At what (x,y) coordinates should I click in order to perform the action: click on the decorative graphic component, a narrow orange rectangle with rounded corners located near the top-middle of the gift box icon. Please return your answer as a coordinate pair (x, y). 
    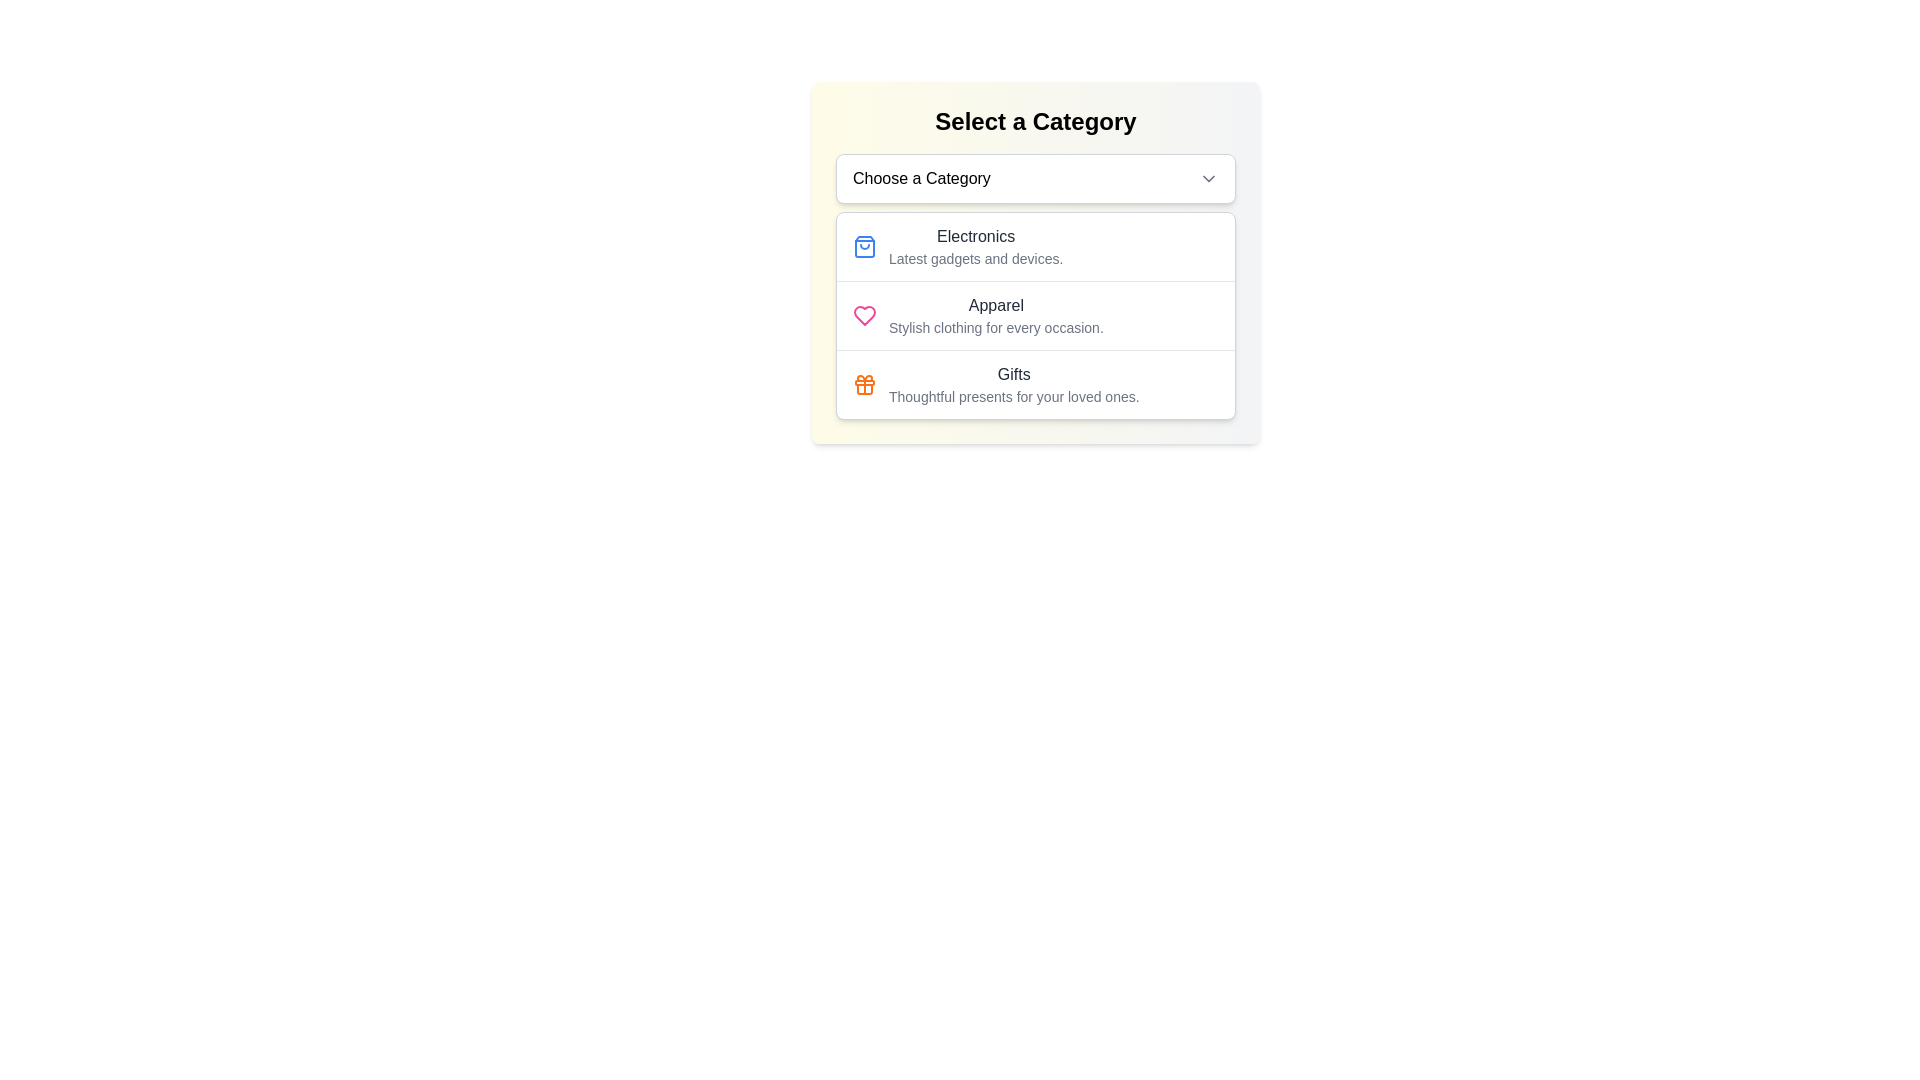
    Looking at the image, I should click on (864, 382).